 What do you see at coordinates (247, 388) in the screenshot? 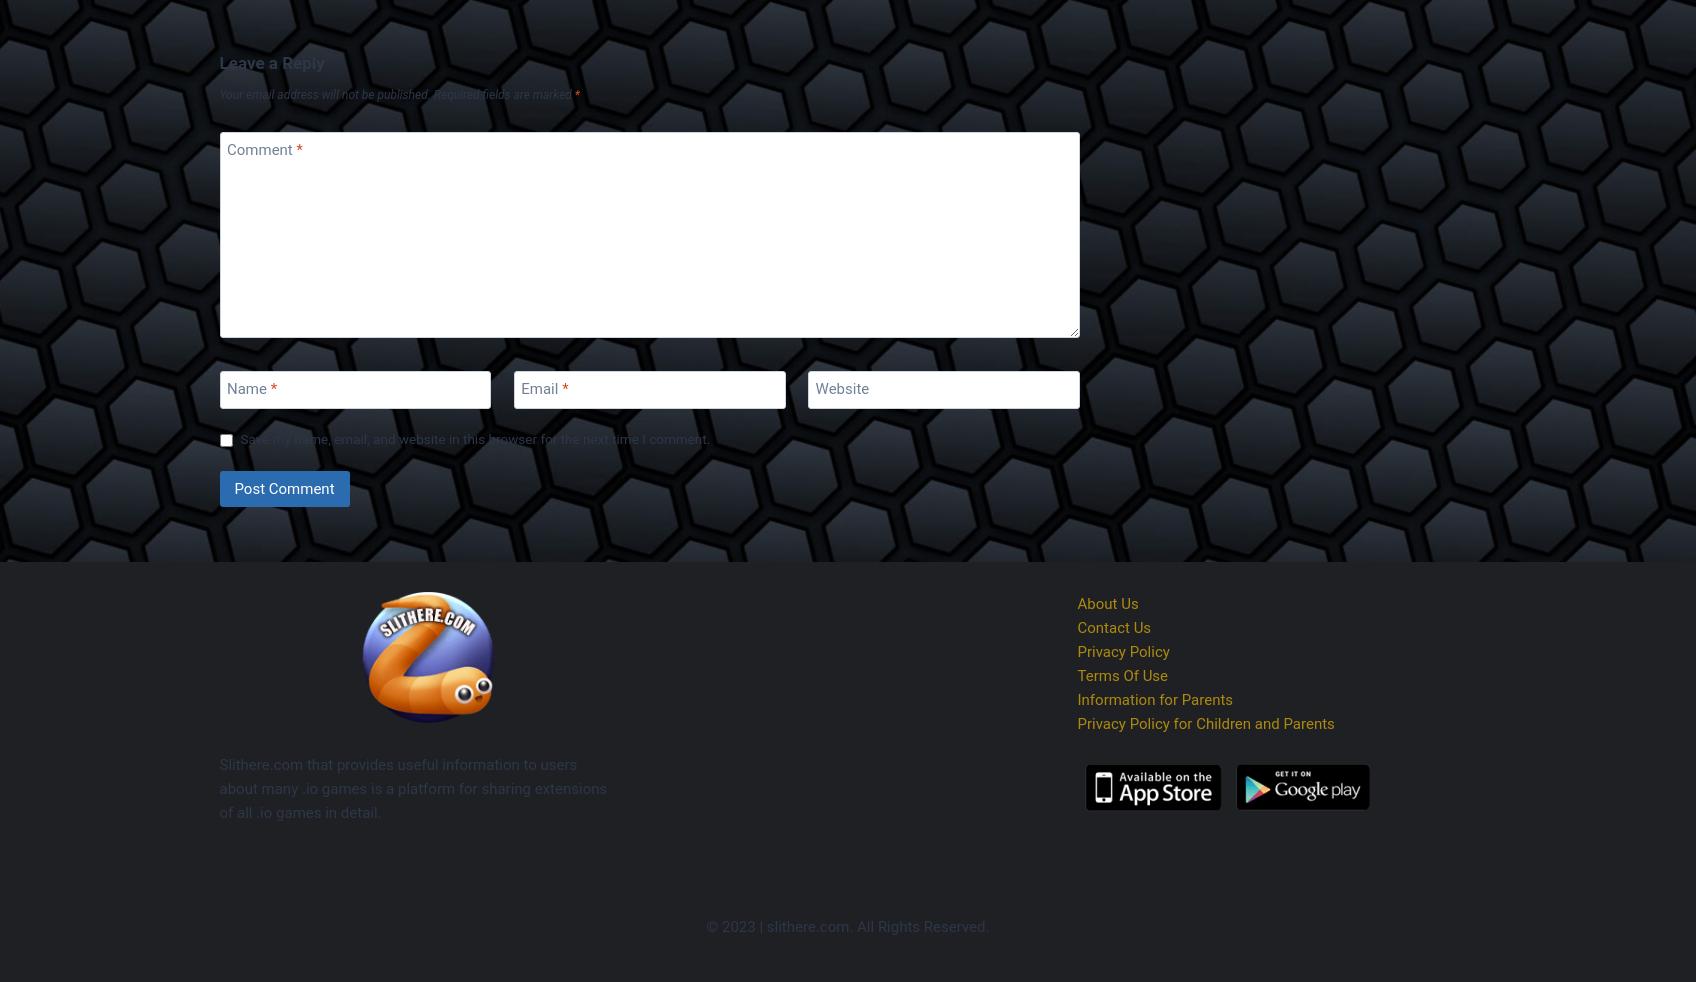
I see `'Name'` at bounding box center [247, 388].